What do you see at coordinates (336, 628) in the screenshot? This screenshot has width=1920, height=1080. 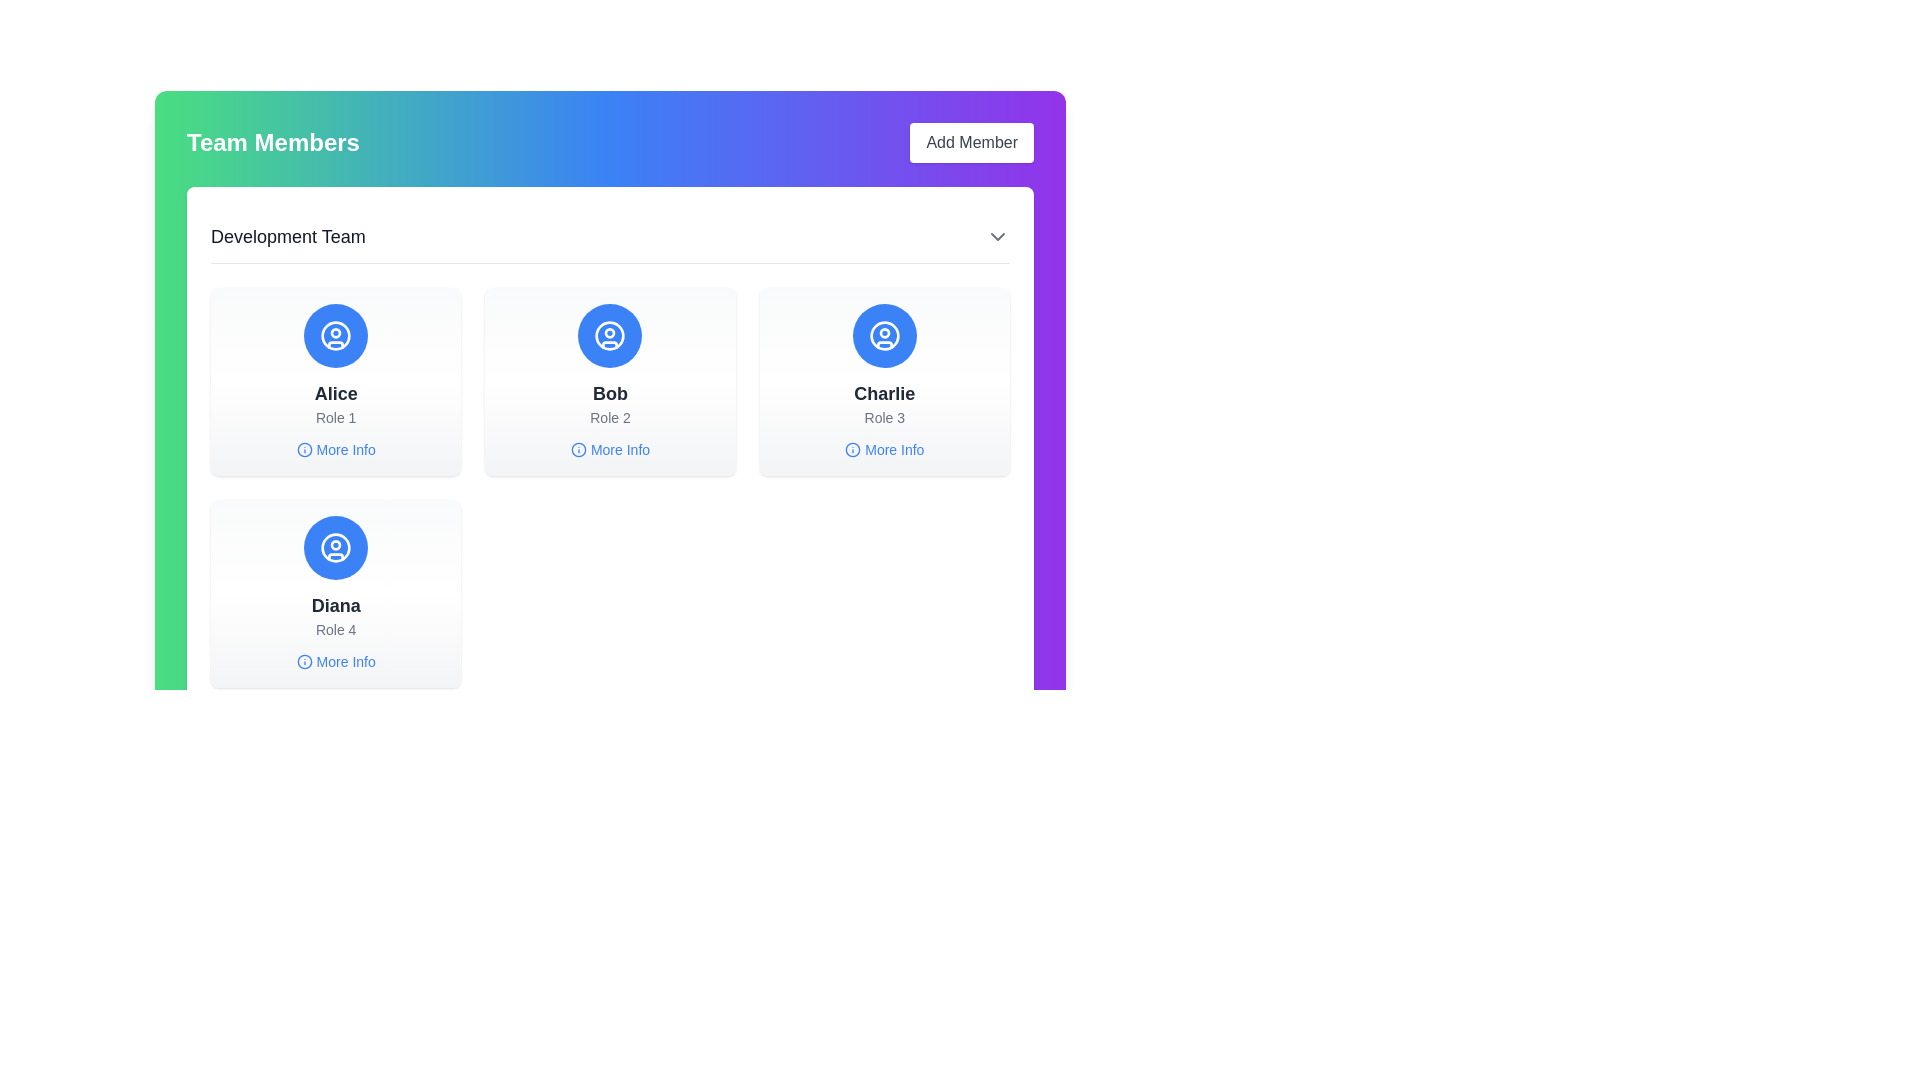 I see `the text label displaying 'Role 4' which is located beneath the name 'Diana' in the team member card grid` at bounding box center [336, 628].